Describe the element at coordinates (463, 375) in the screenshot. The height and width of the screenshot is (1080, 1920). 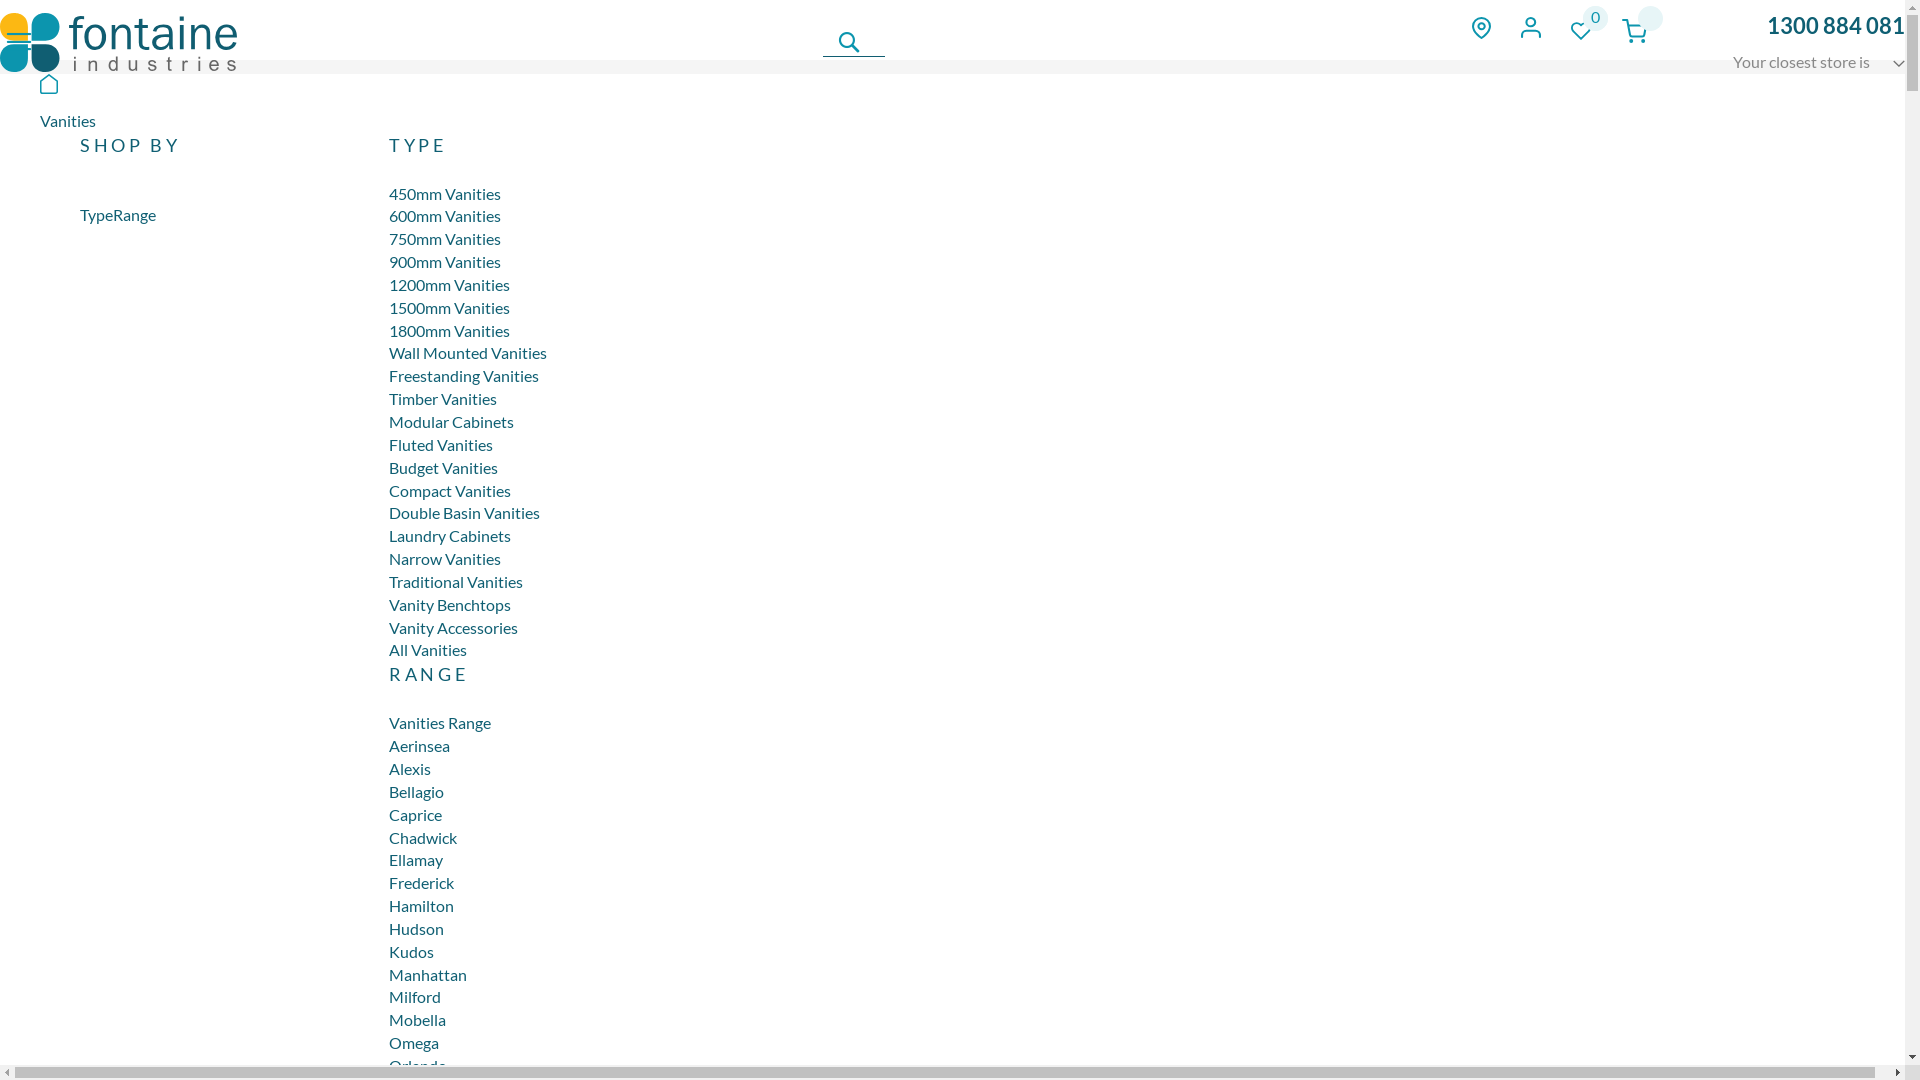
I see `'Freestanding Vanities'` at that location.